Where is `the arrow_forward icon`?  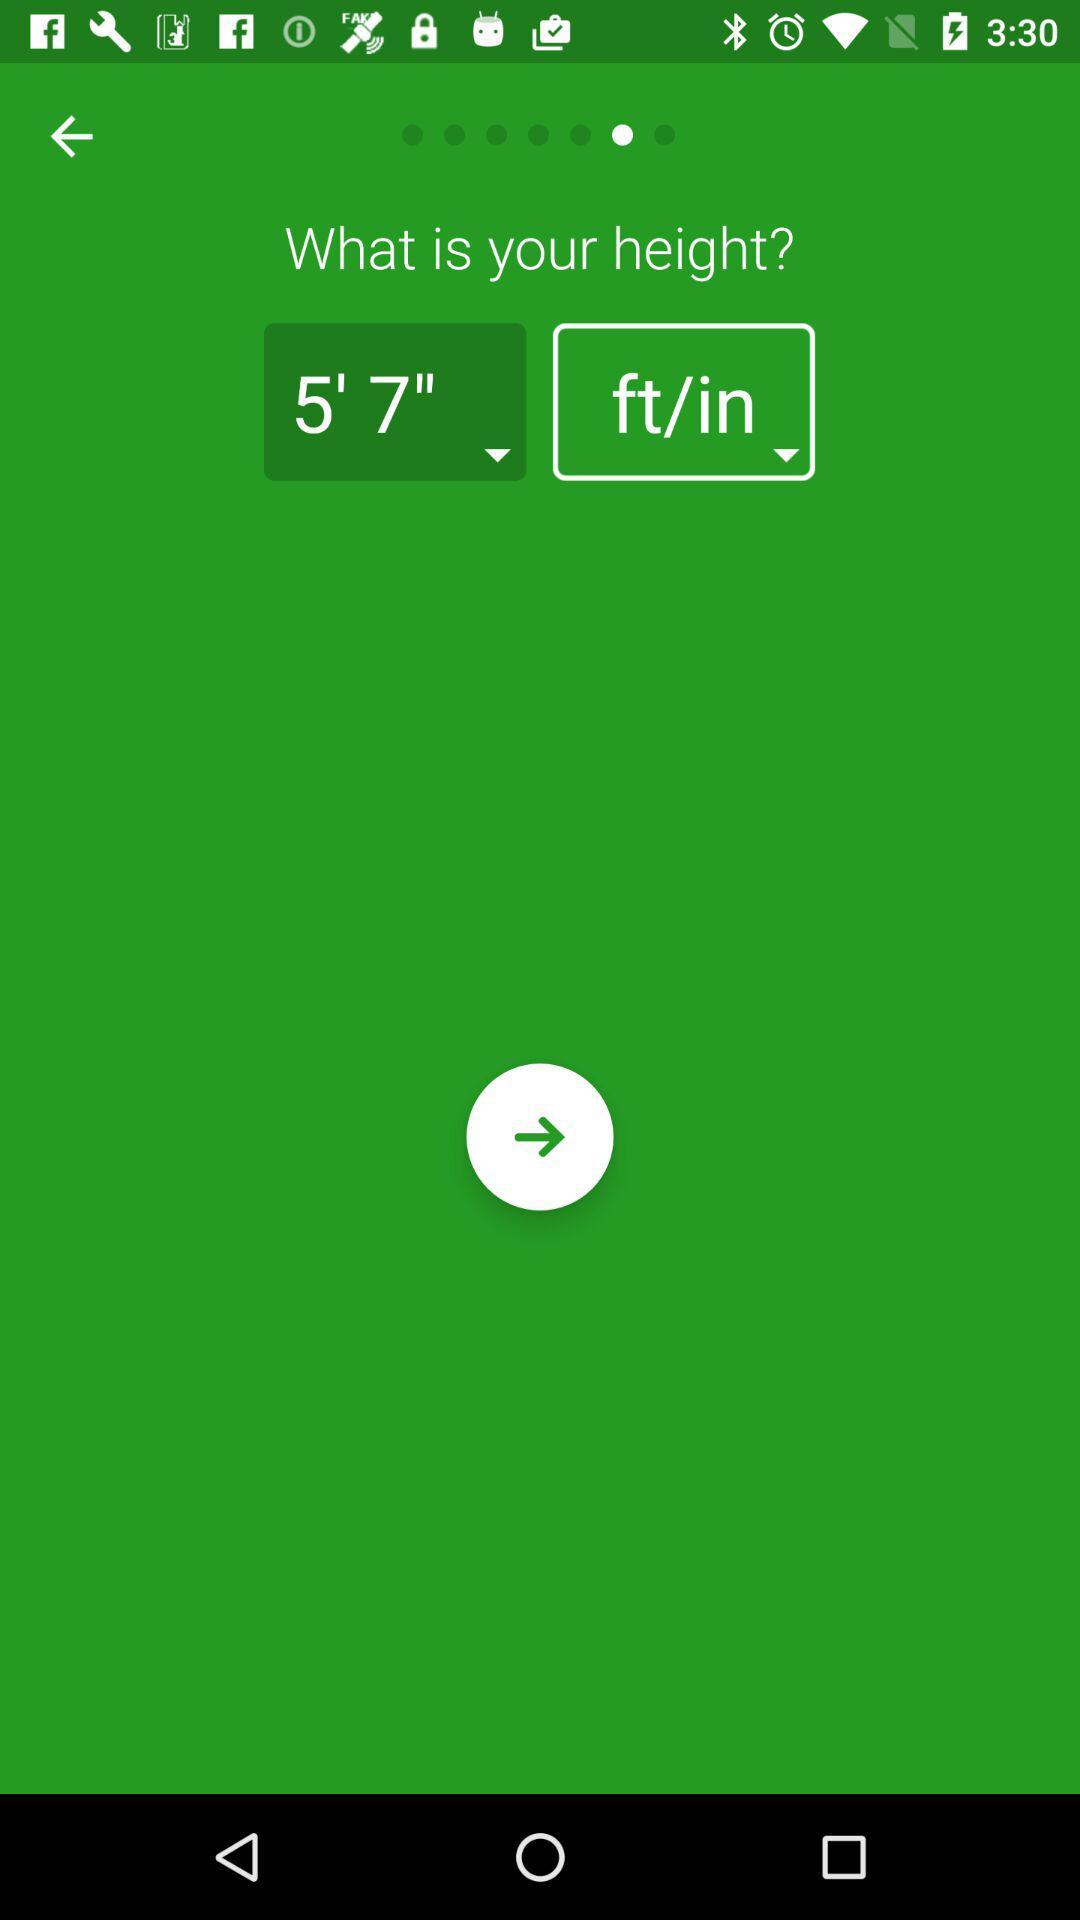 the arrow_forward icon is located at coordinates (540, 1137).